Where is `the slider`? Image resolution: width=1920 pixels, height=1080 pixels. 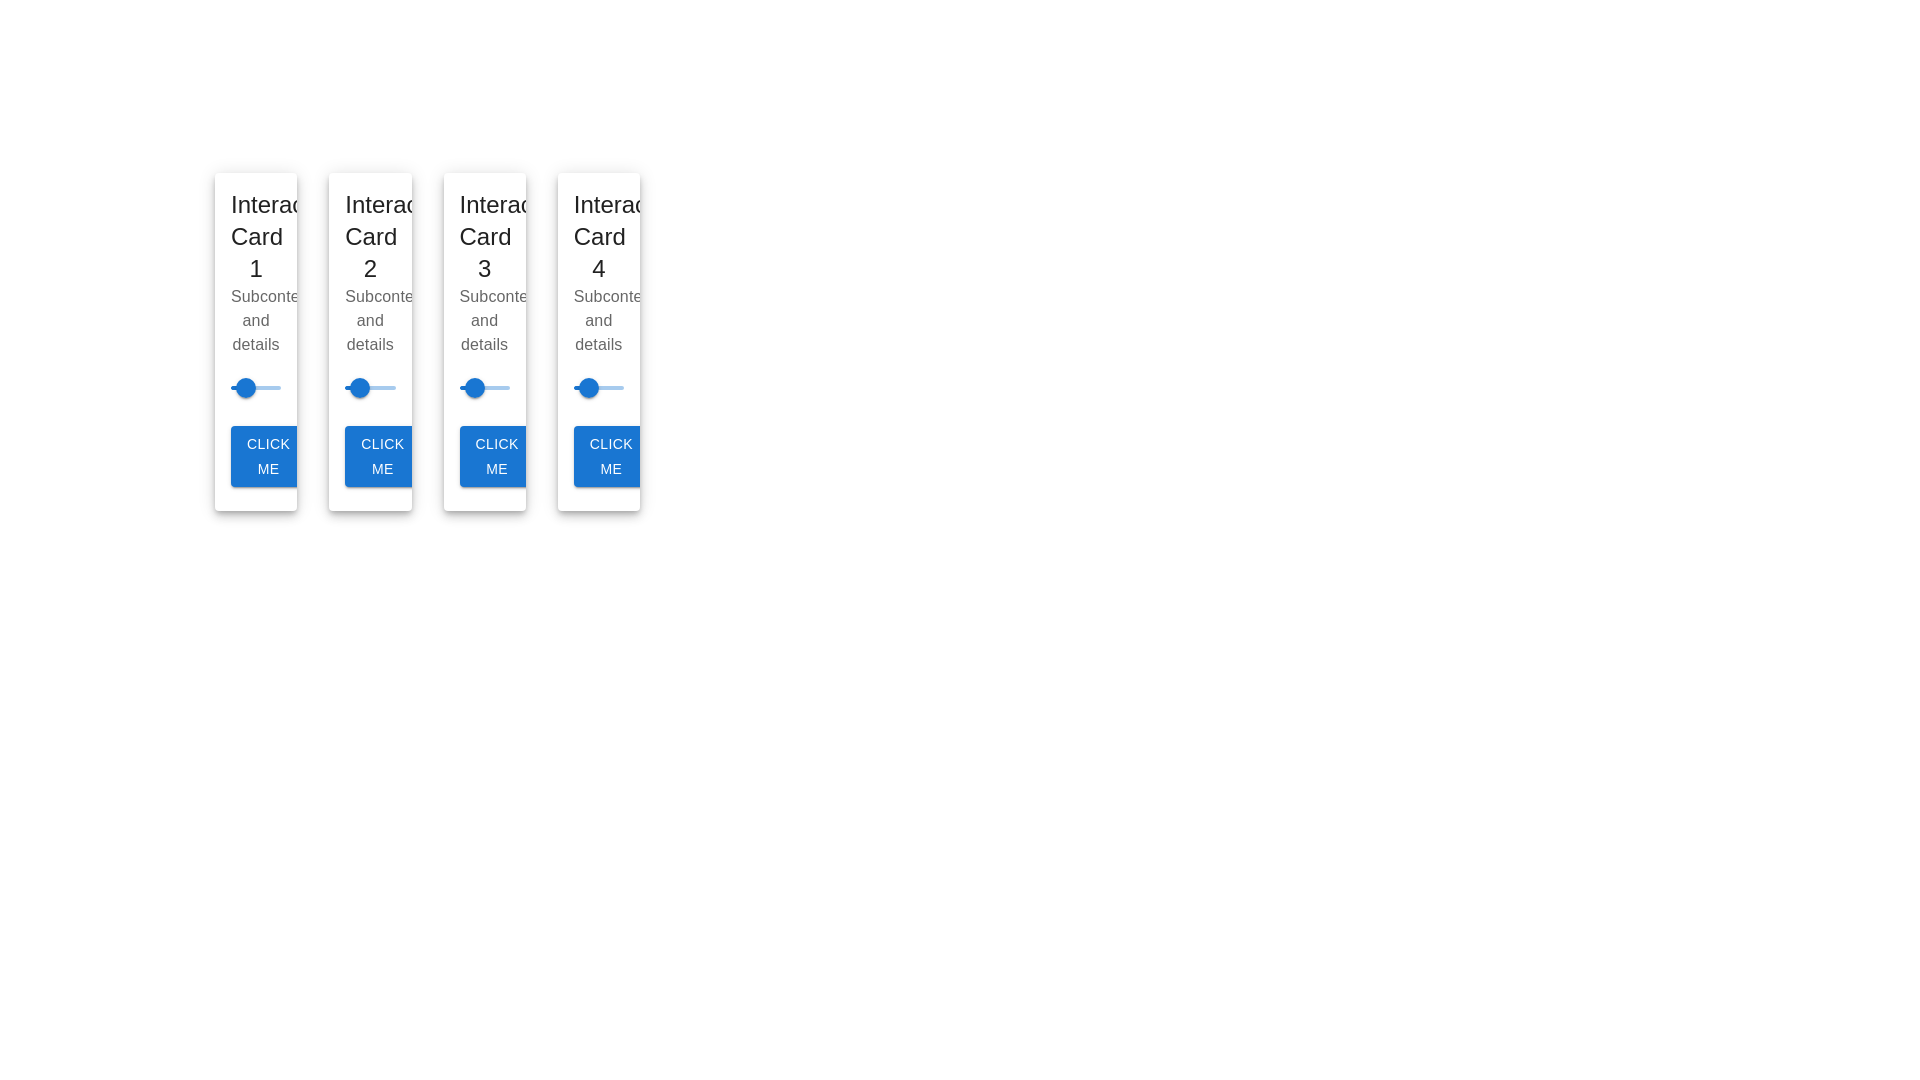 the slider is located at coordinates (239, 388).